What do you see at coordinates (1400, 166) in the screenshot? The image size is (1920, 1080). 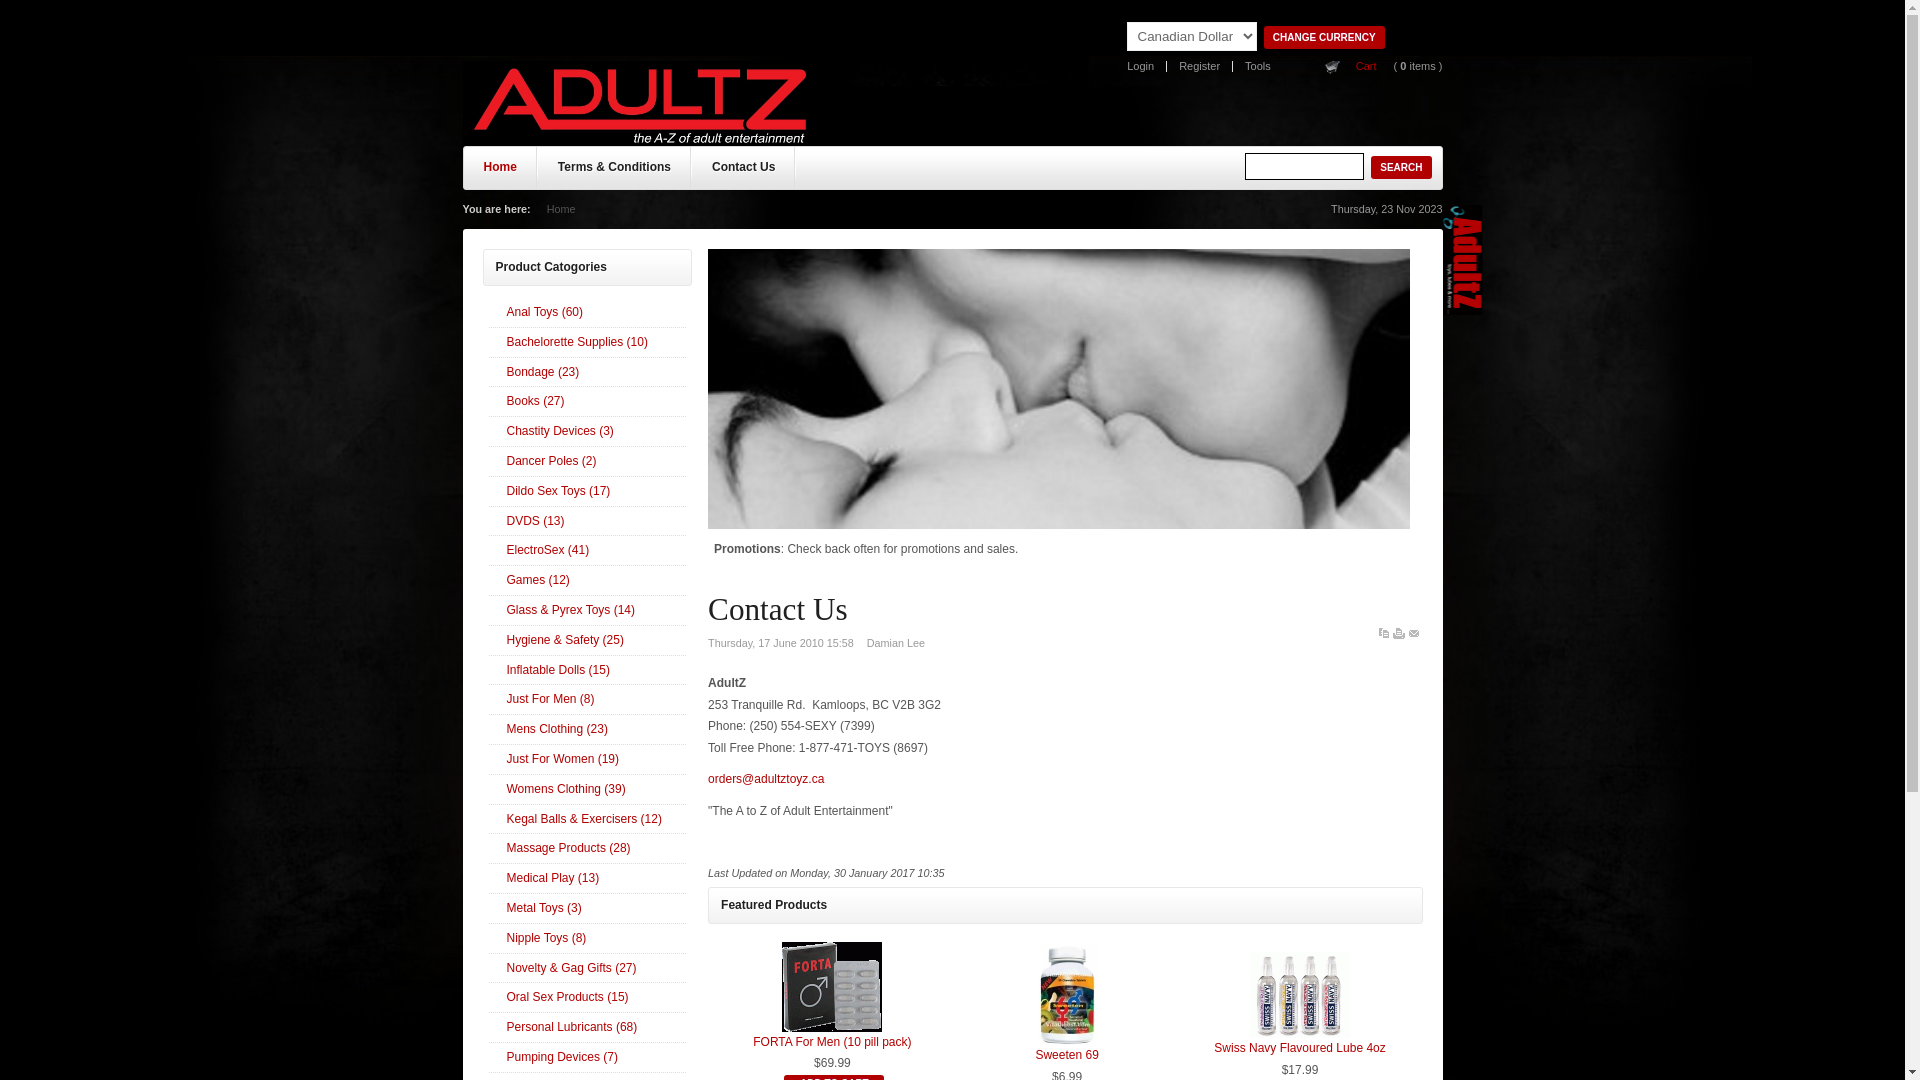 I see `'Search'` at bounding box center [1400, 166].